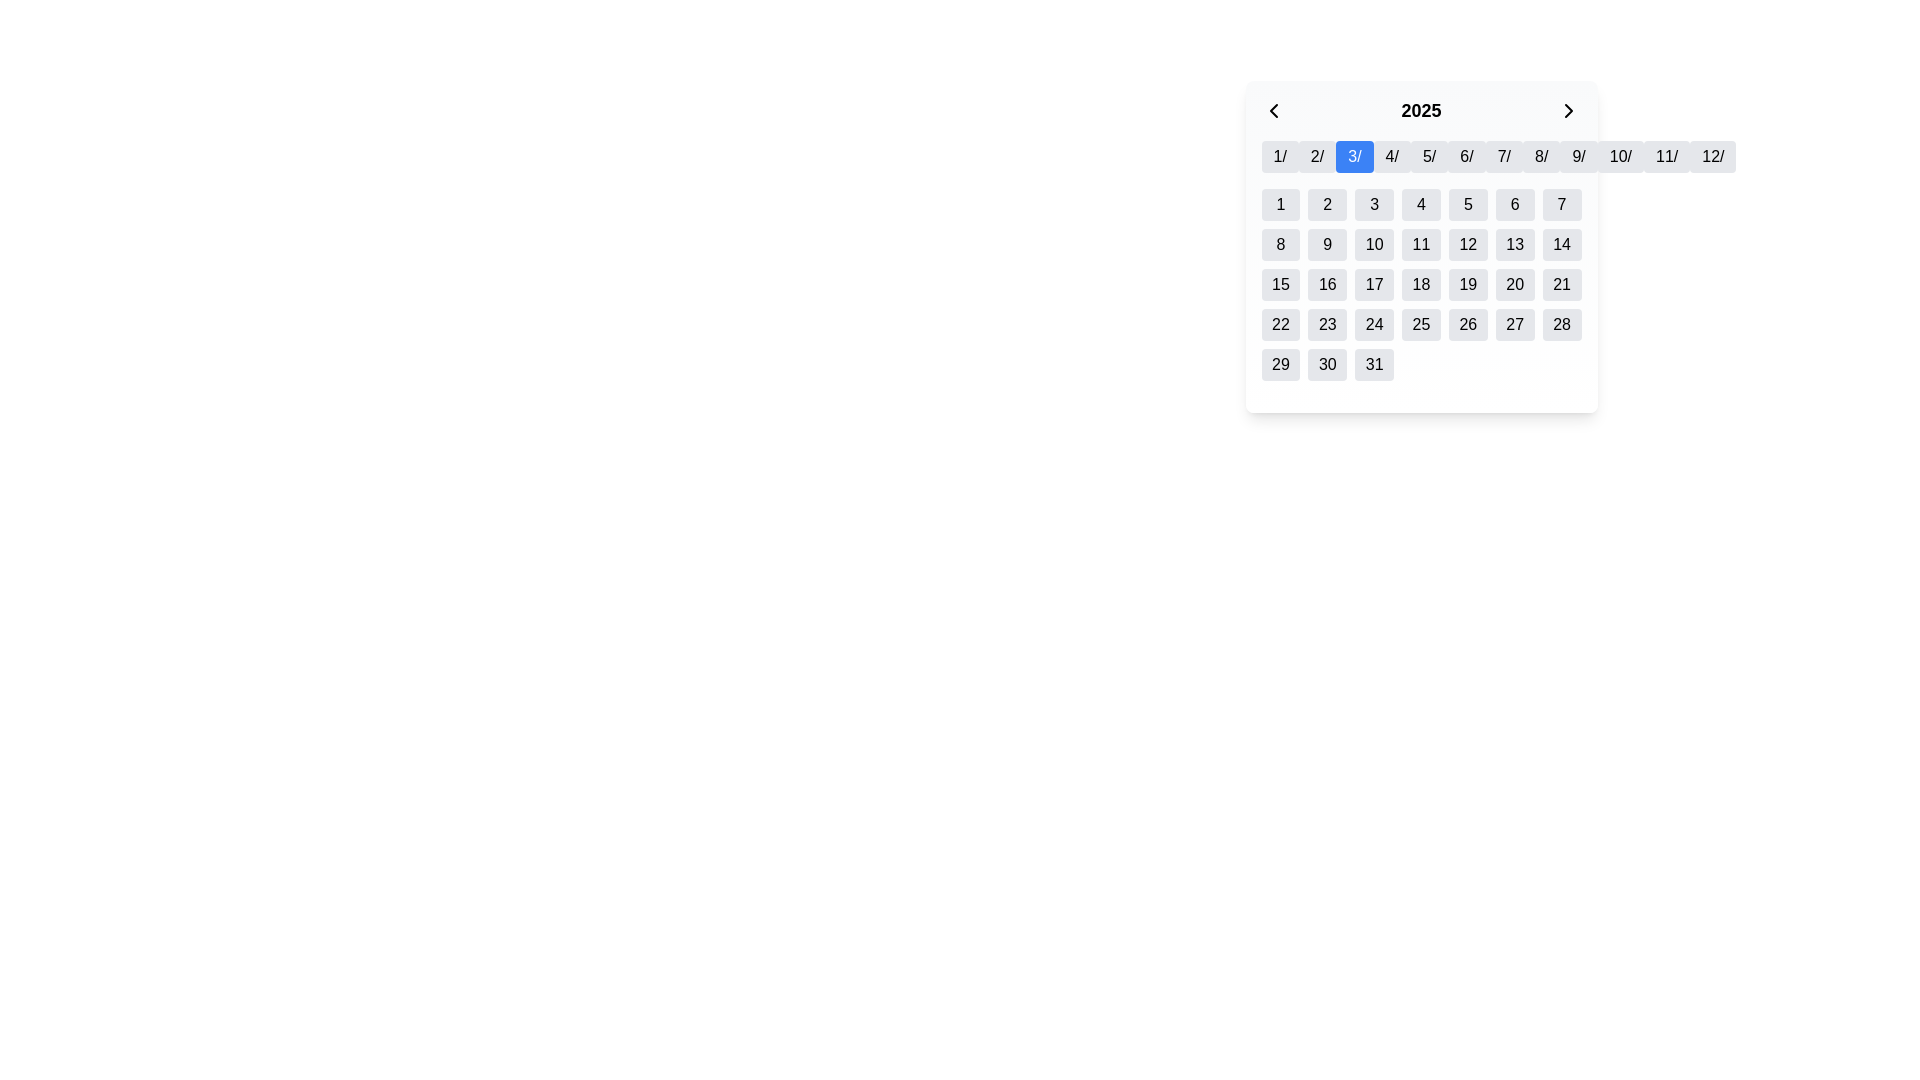  Describe the element at coordinates (1568, 111) in the screenshot. I see `the right-pointing chevron navigation icon located in the top right of the calendar interface` at that location.